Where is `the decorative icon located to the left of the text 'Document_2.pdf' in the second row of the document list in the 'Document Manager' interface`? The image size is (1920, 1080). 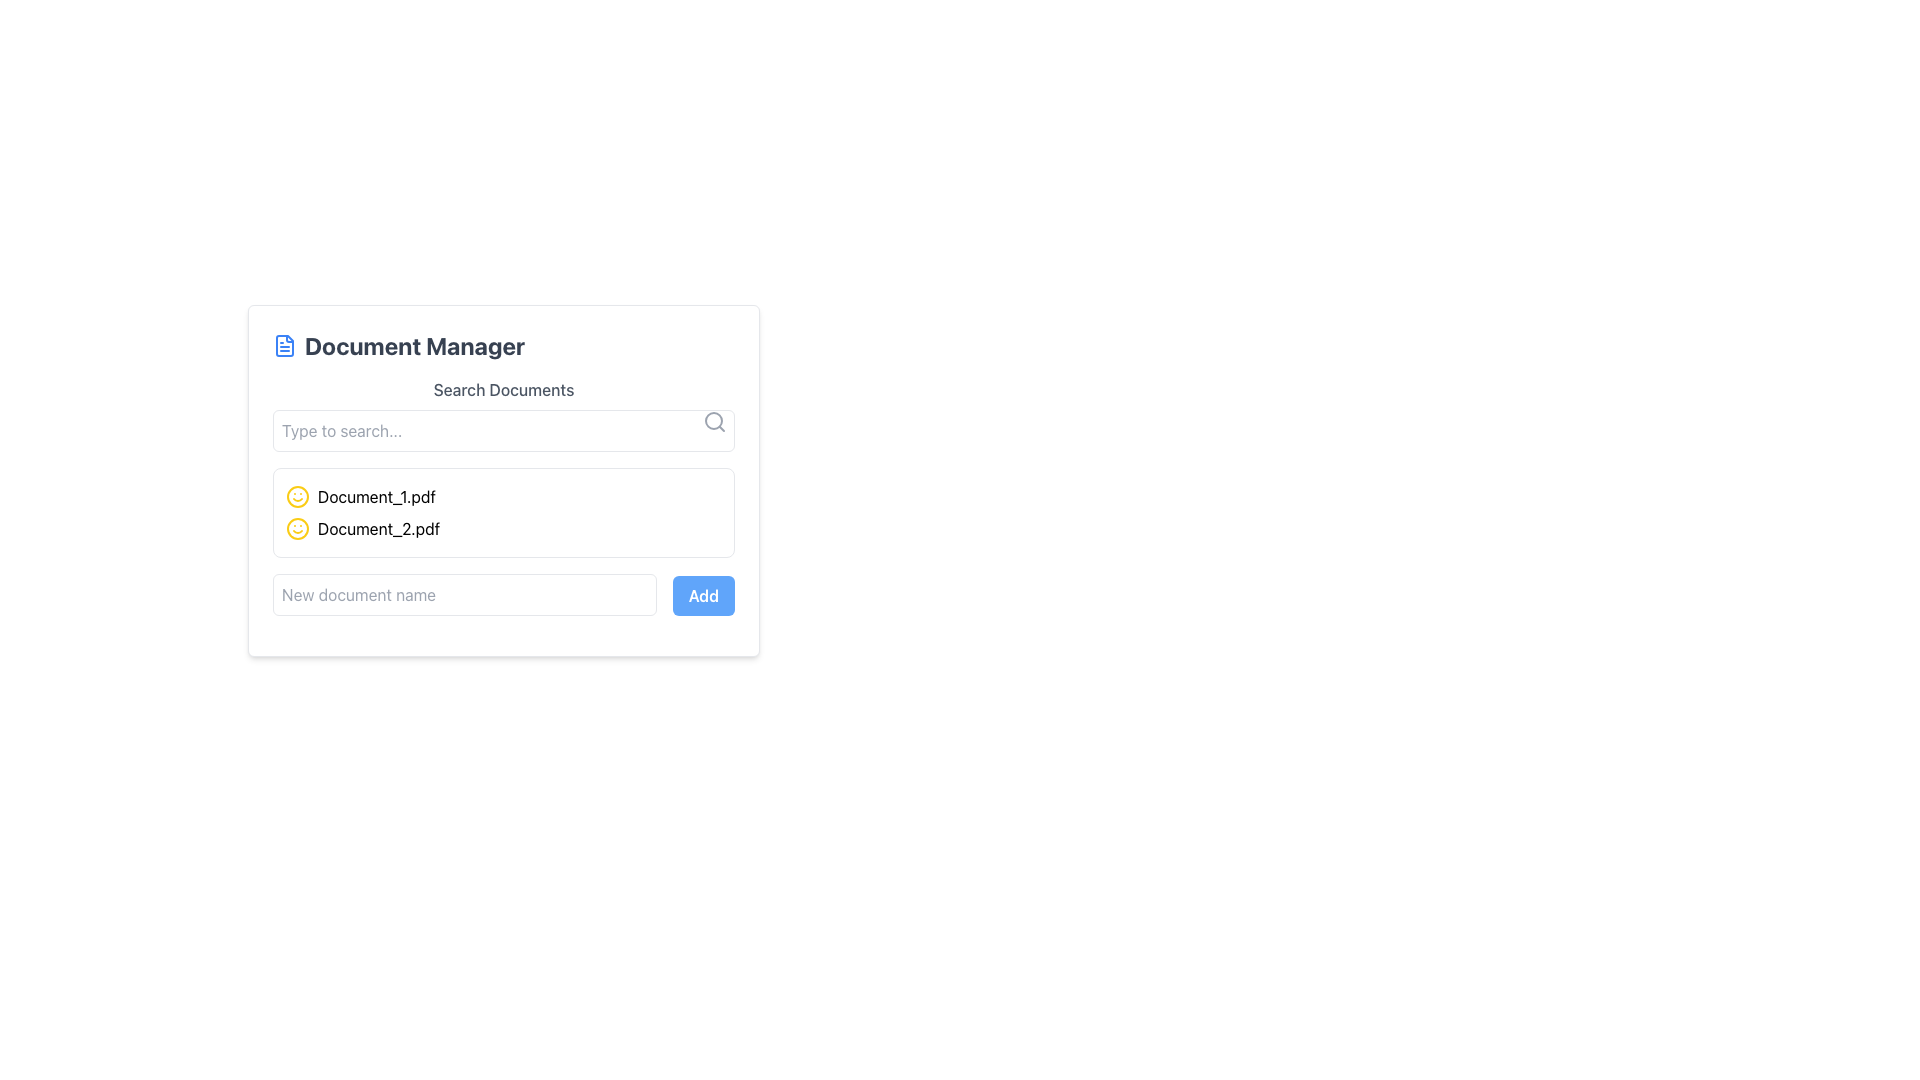 the decorative icon located to the left of the text 'Document_2.pdf' in the second row of the document list in the 'Document Manager' interface is located at coordinates (296, 527).